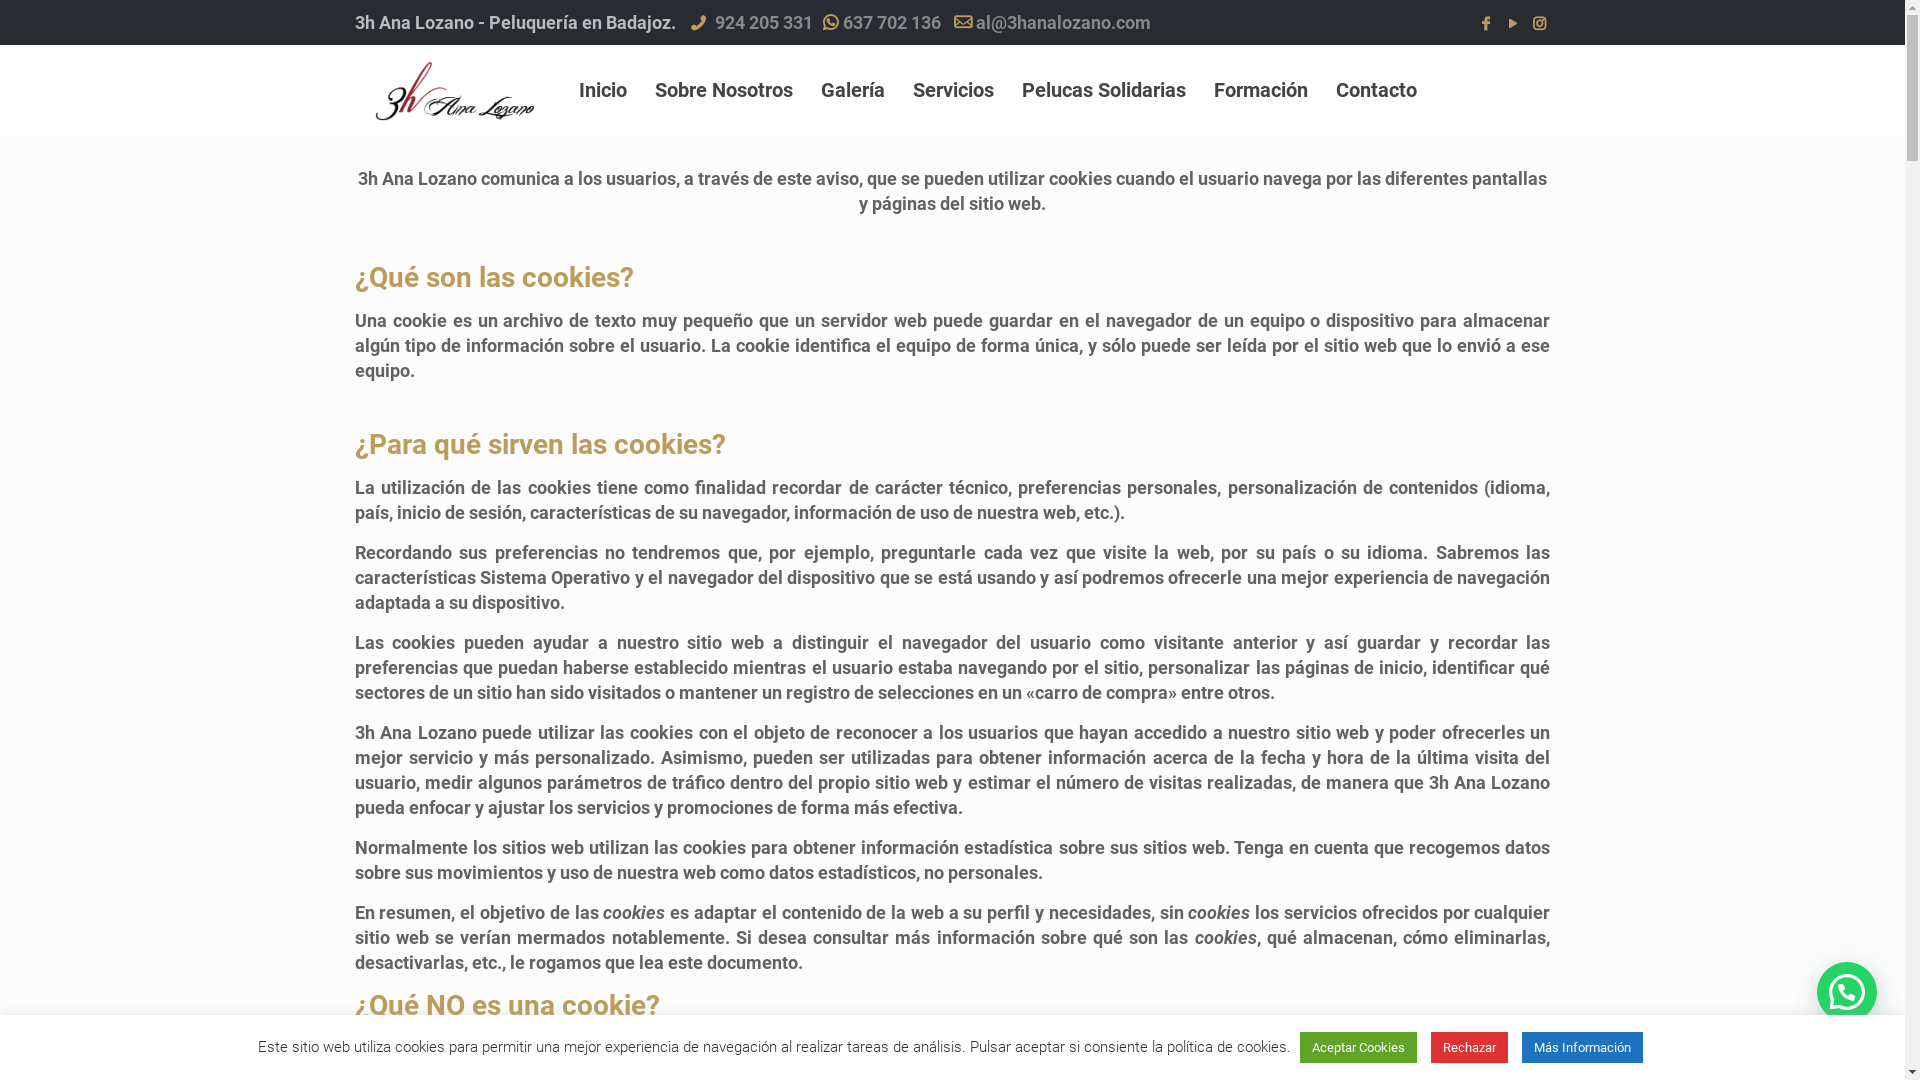  Describe the element at coordinates (1062, 22) in the screenshot. I see `'al@3hanalozano.com'` at that location.